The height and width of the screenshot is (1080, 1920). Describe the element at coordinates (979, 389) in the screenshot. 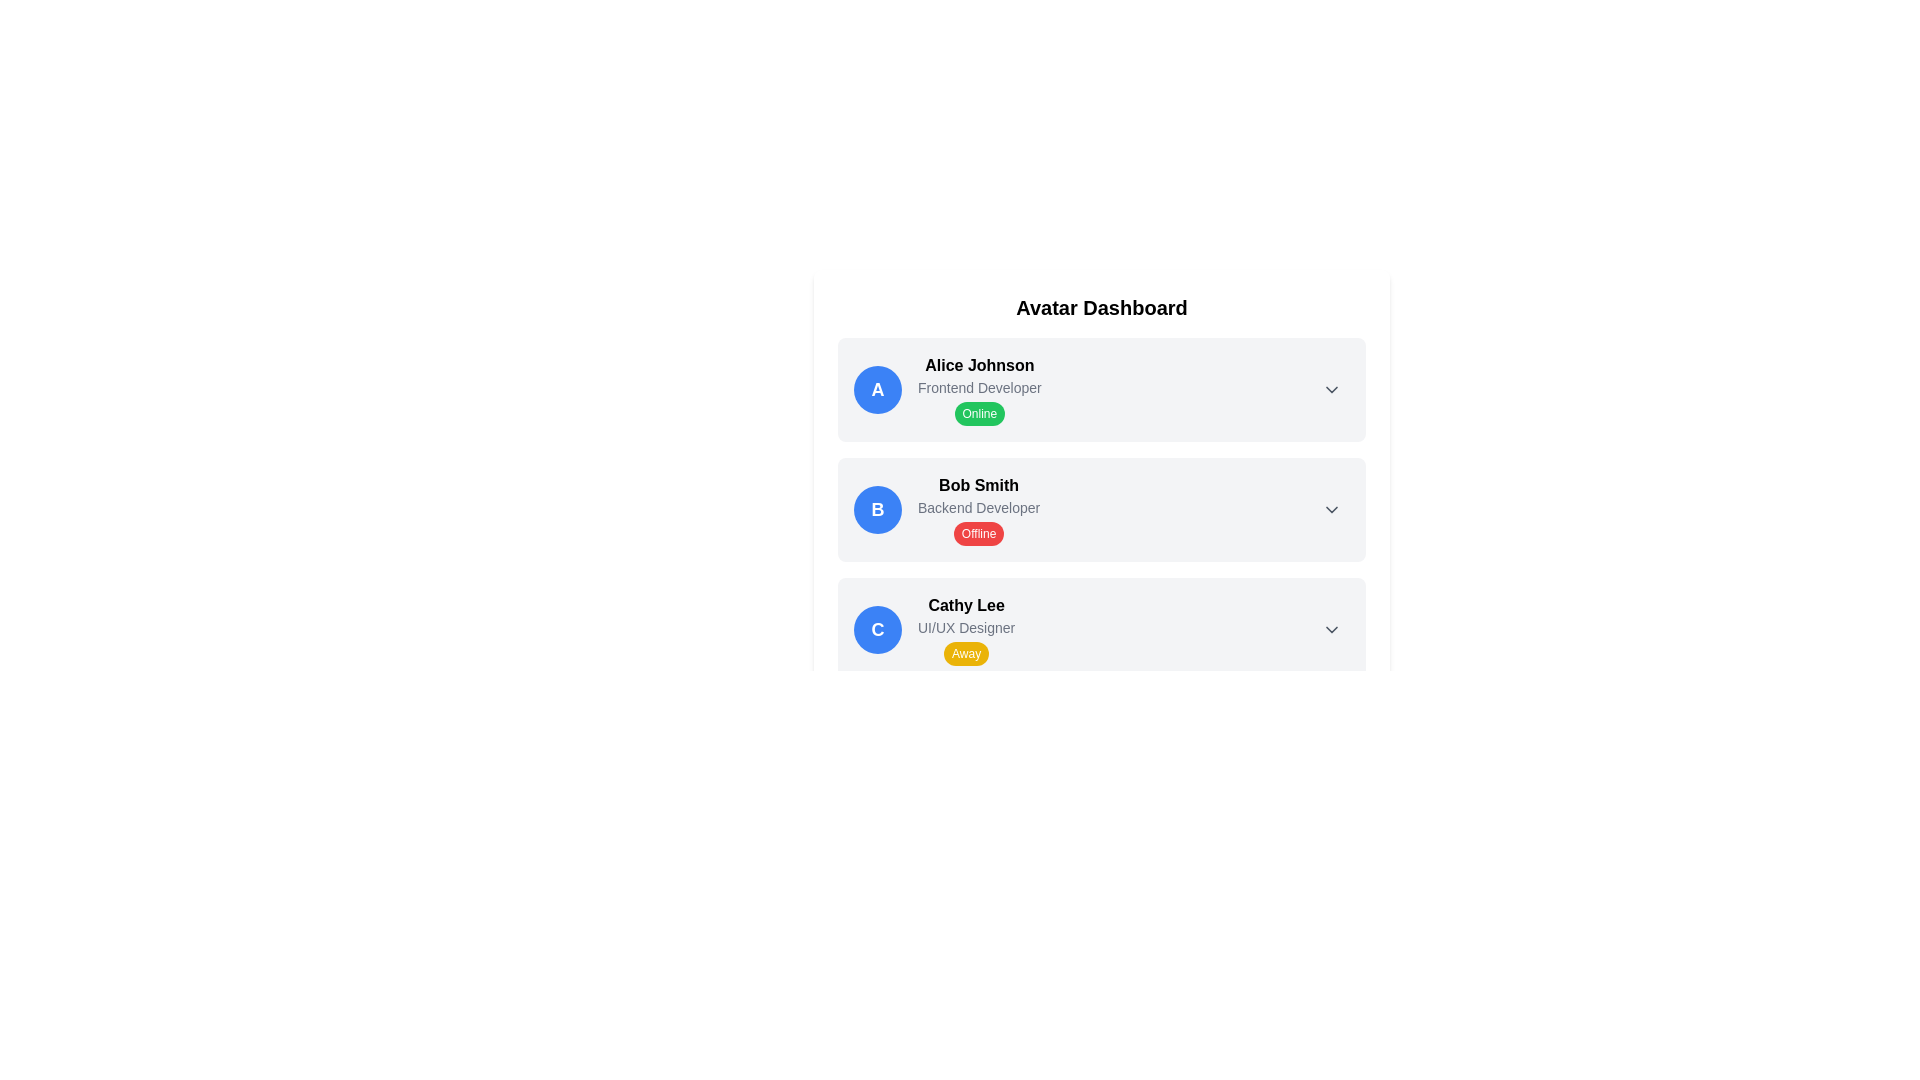

I see `the online status of Alice Johnson` at that location.